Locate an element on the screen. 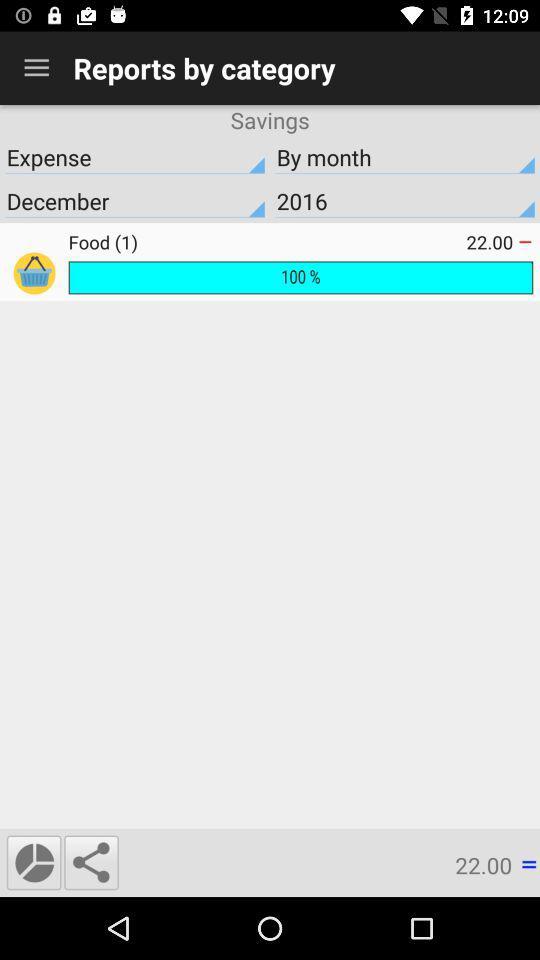  display graphic view is located at coordinates (33, 861).